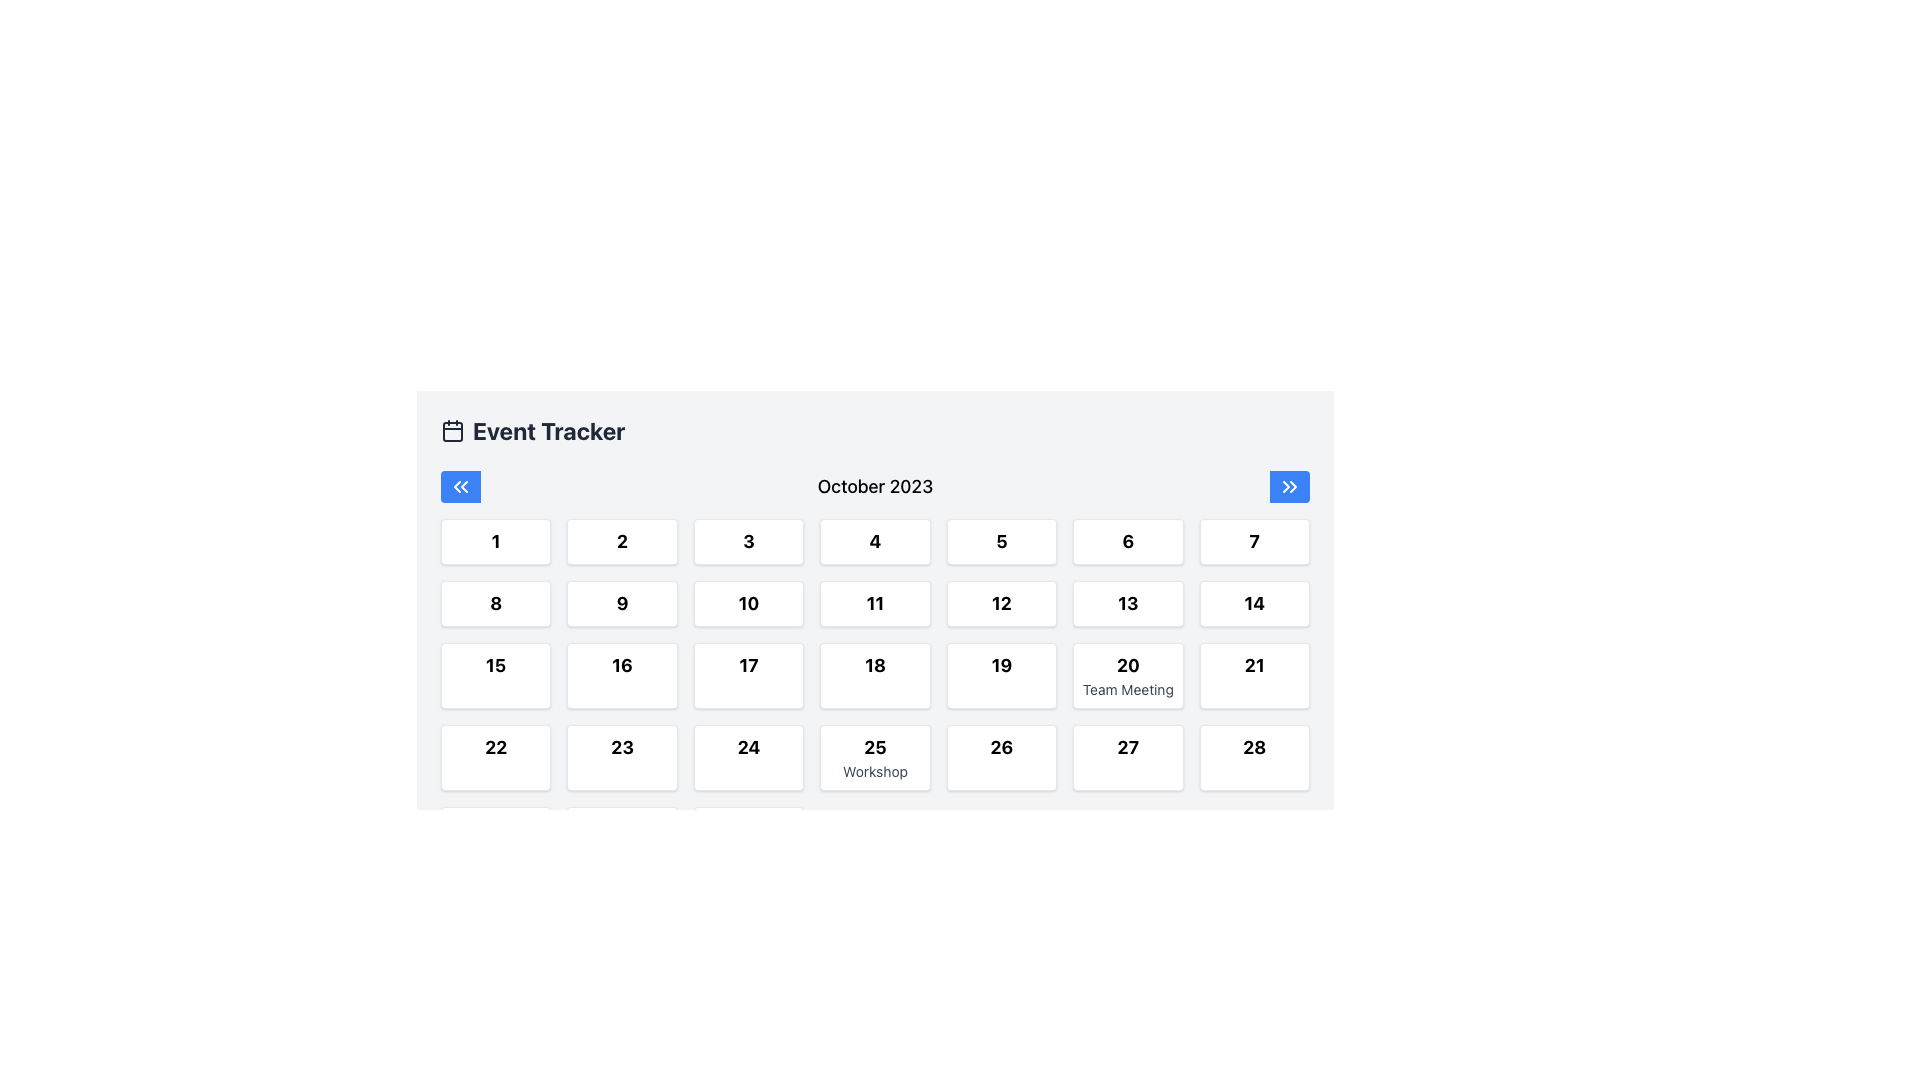 The width and height of the screenshot is (1920, 1080). I want to click on the Date cell representing the 27th in the calendar view, located in the sixth cell of the bottom row of a 7x5 grid layout, so click(1128, 758).